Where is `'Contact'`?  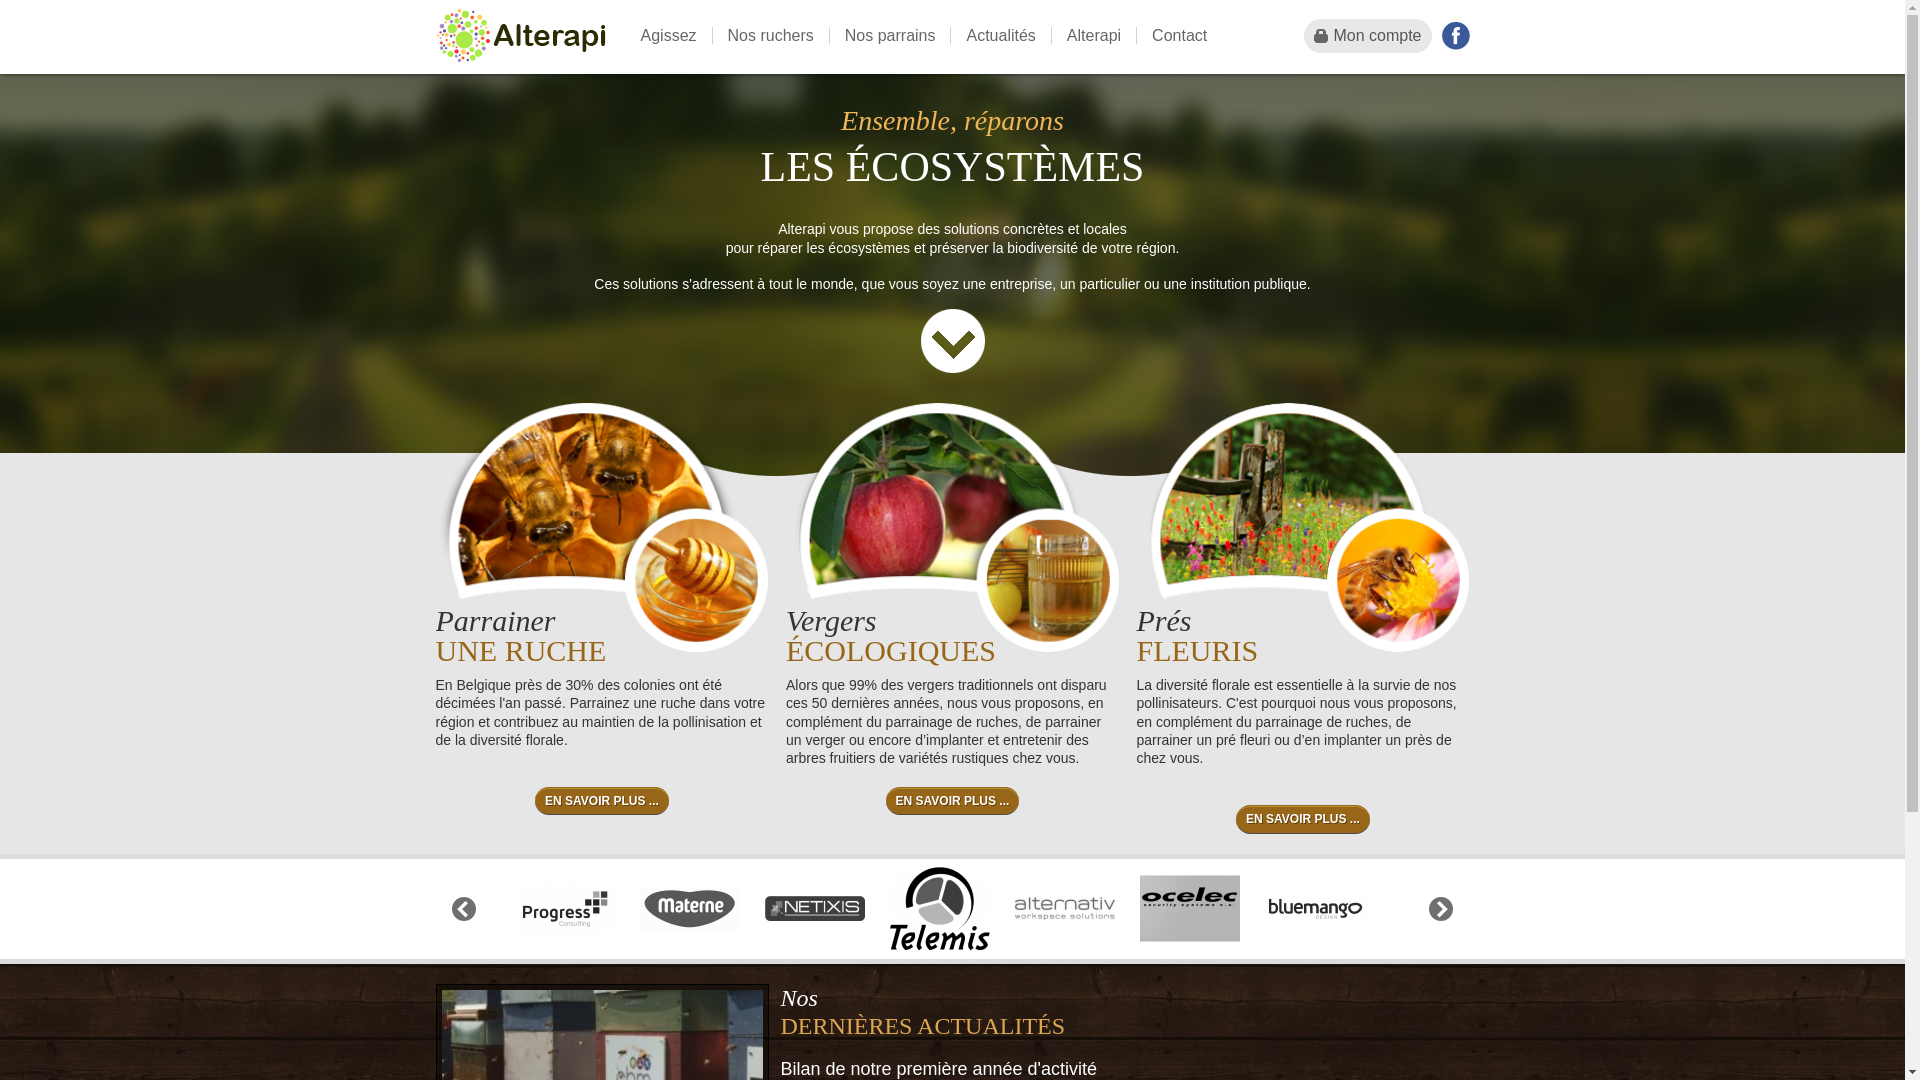
'Contact' is located at coordinates (1136, 35).